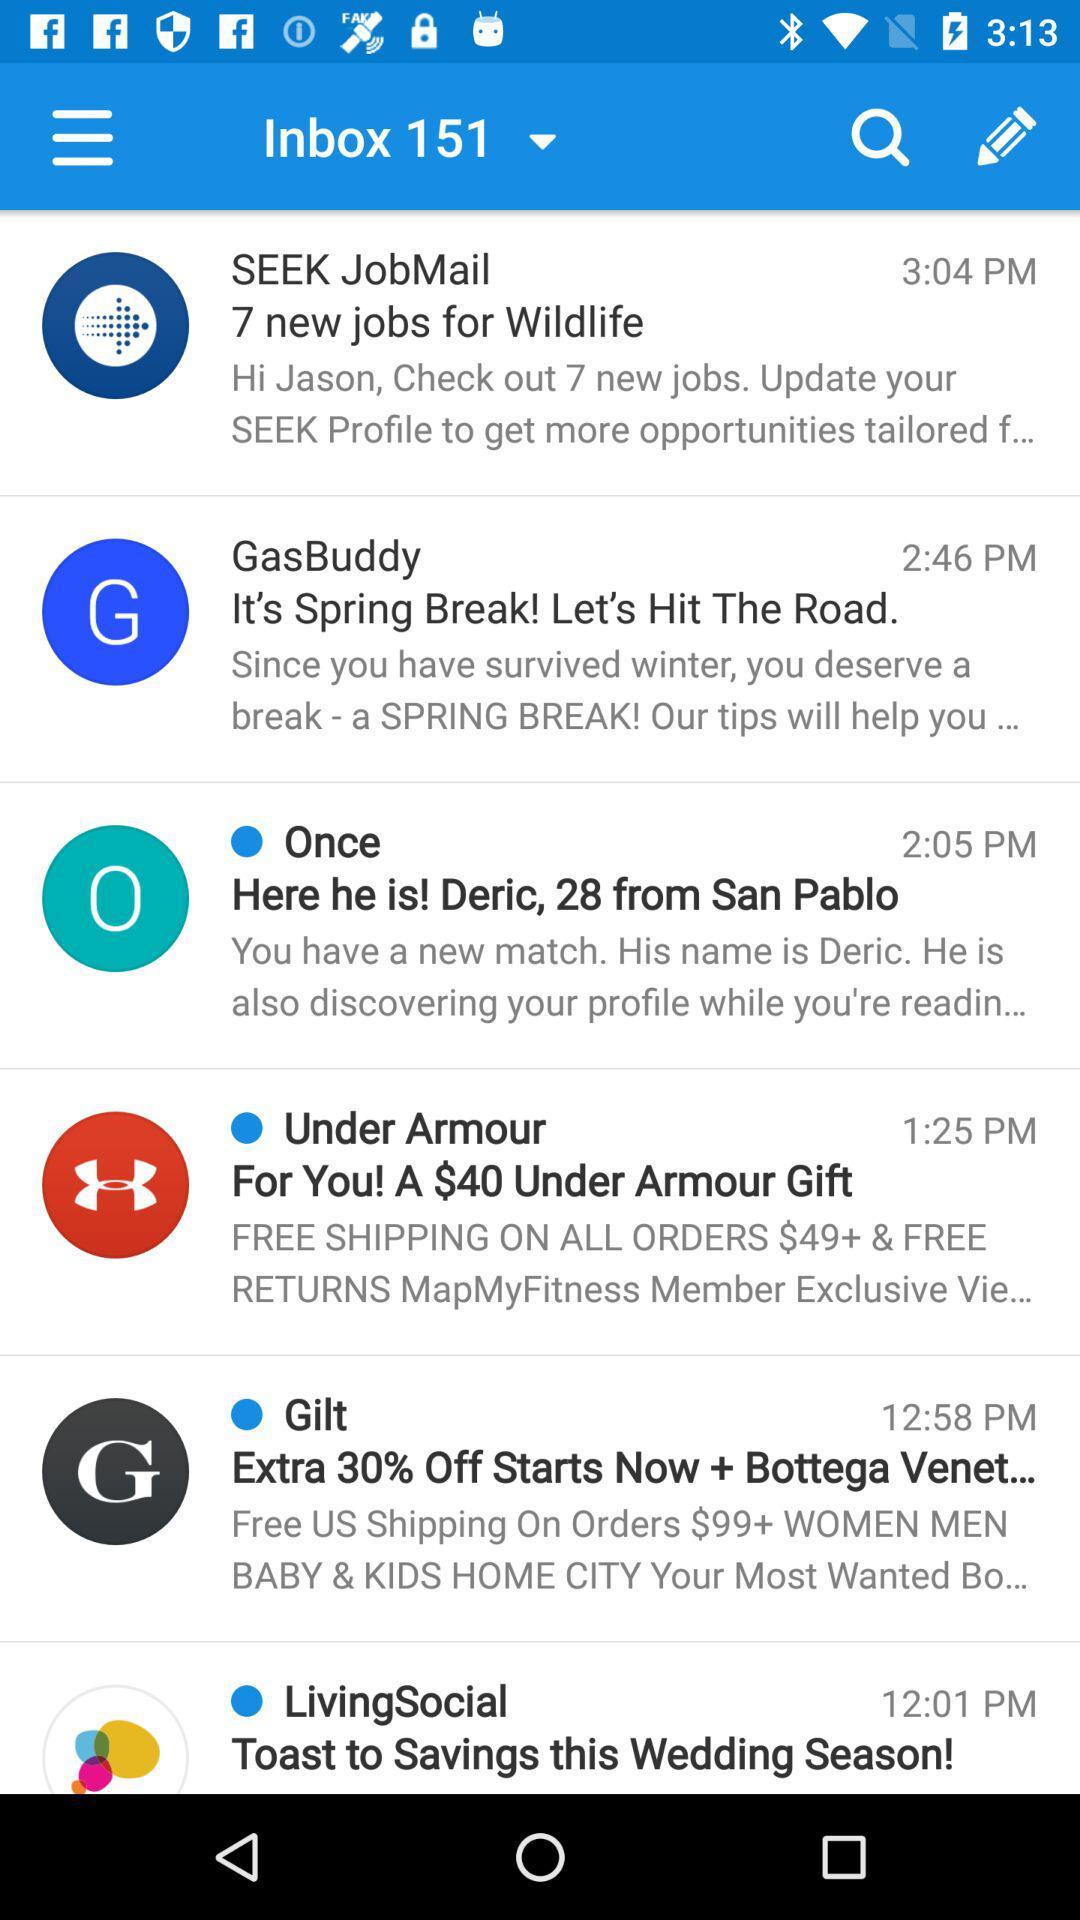 The height and width of the screenshot is (1920, 1080). I want to click on click the icon for gilt, so click(115, 1471).